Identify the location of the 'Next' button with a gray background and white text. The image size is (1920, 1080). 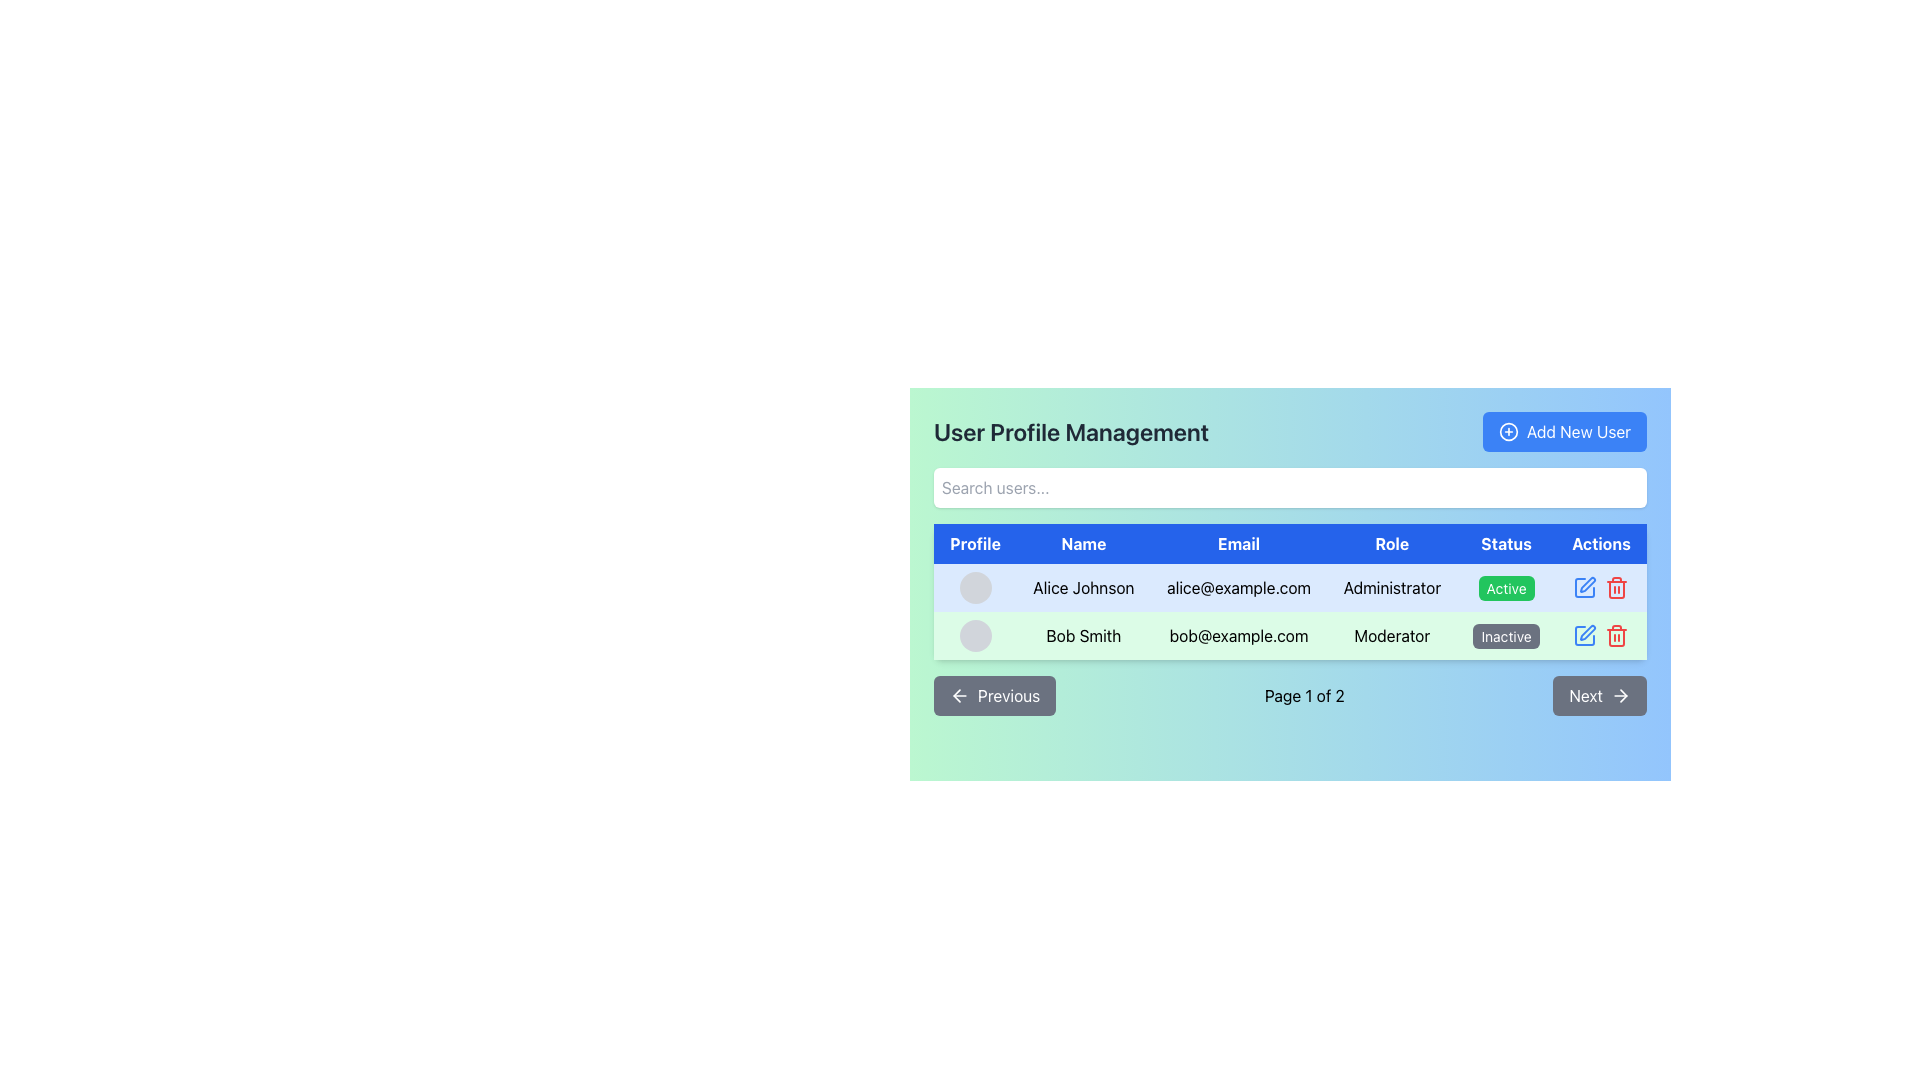
(1598, 694).